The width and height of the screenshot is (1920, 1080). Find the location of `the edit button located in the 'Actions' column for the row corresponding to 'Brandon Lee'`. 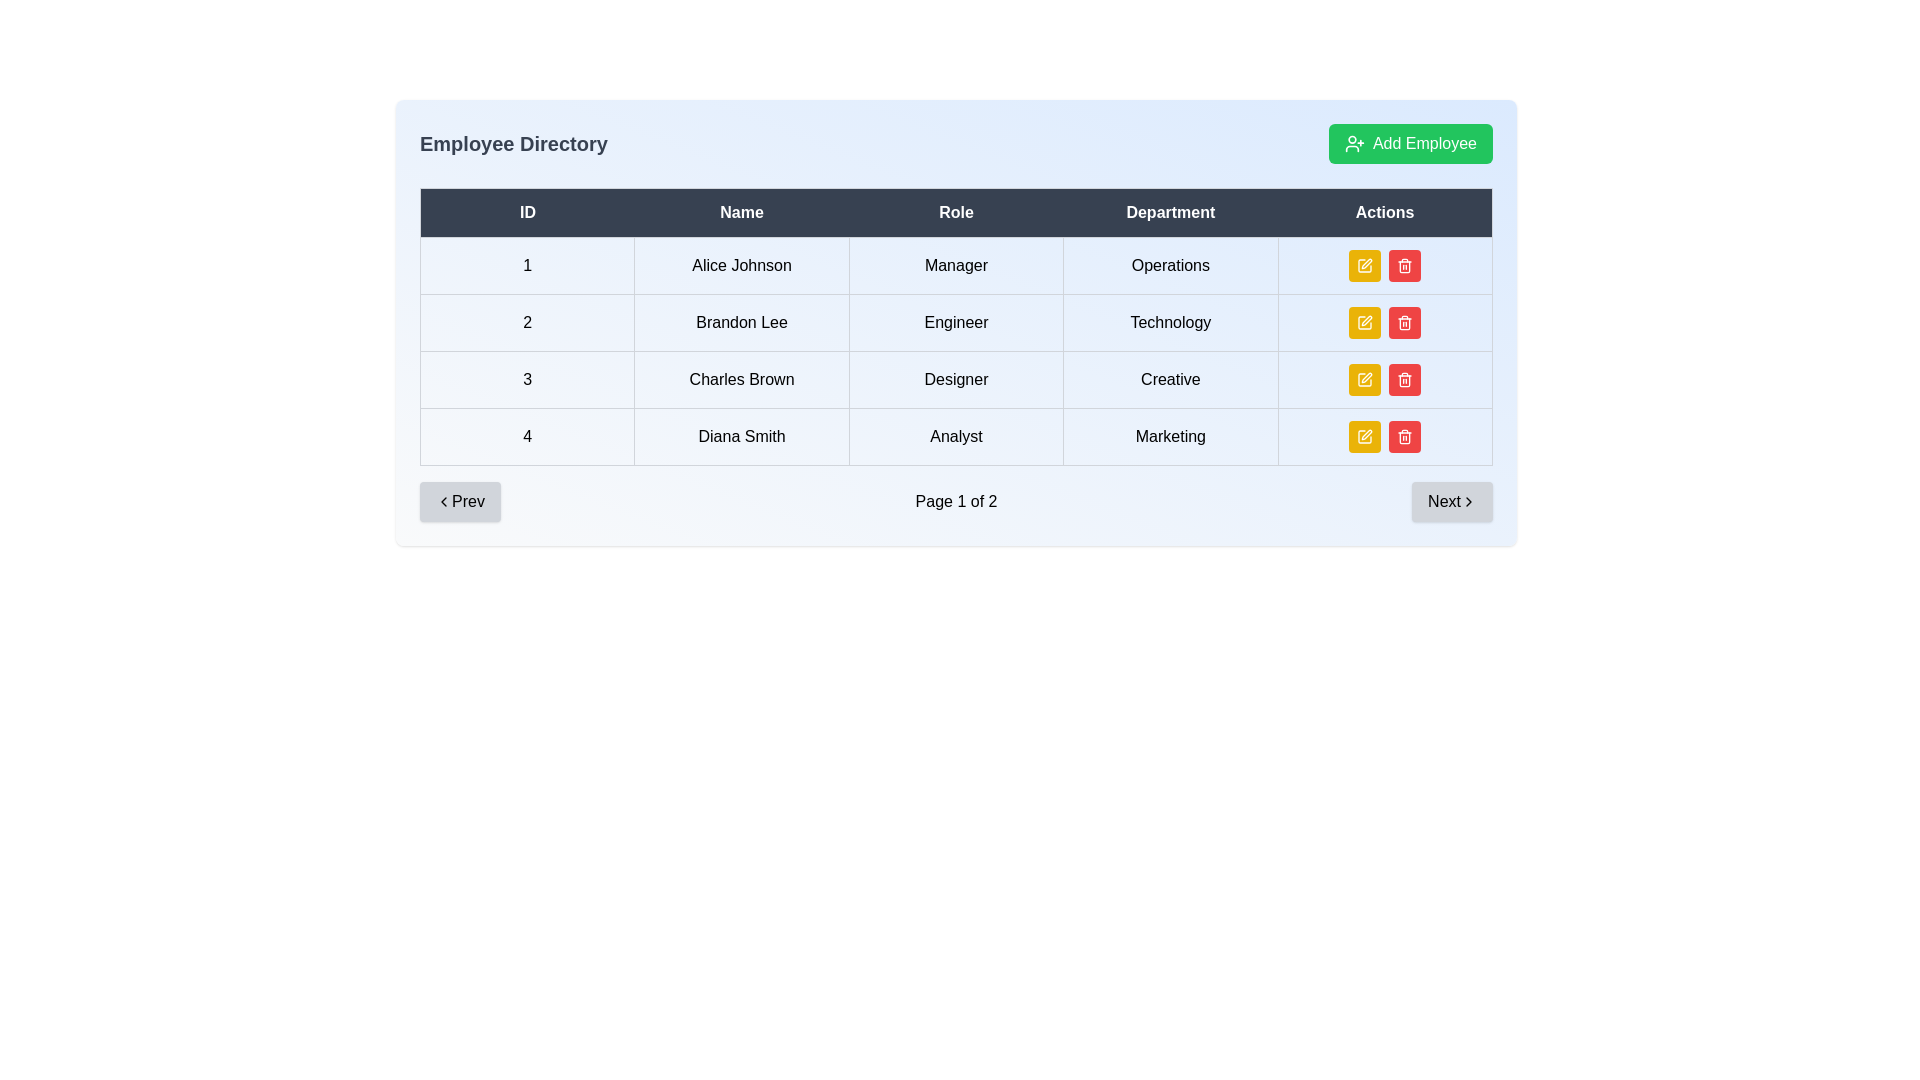

the edit button located in the 'Actions' column for the row corresponding to 'Brandon Lee' is located at coordinates (1363, 322).